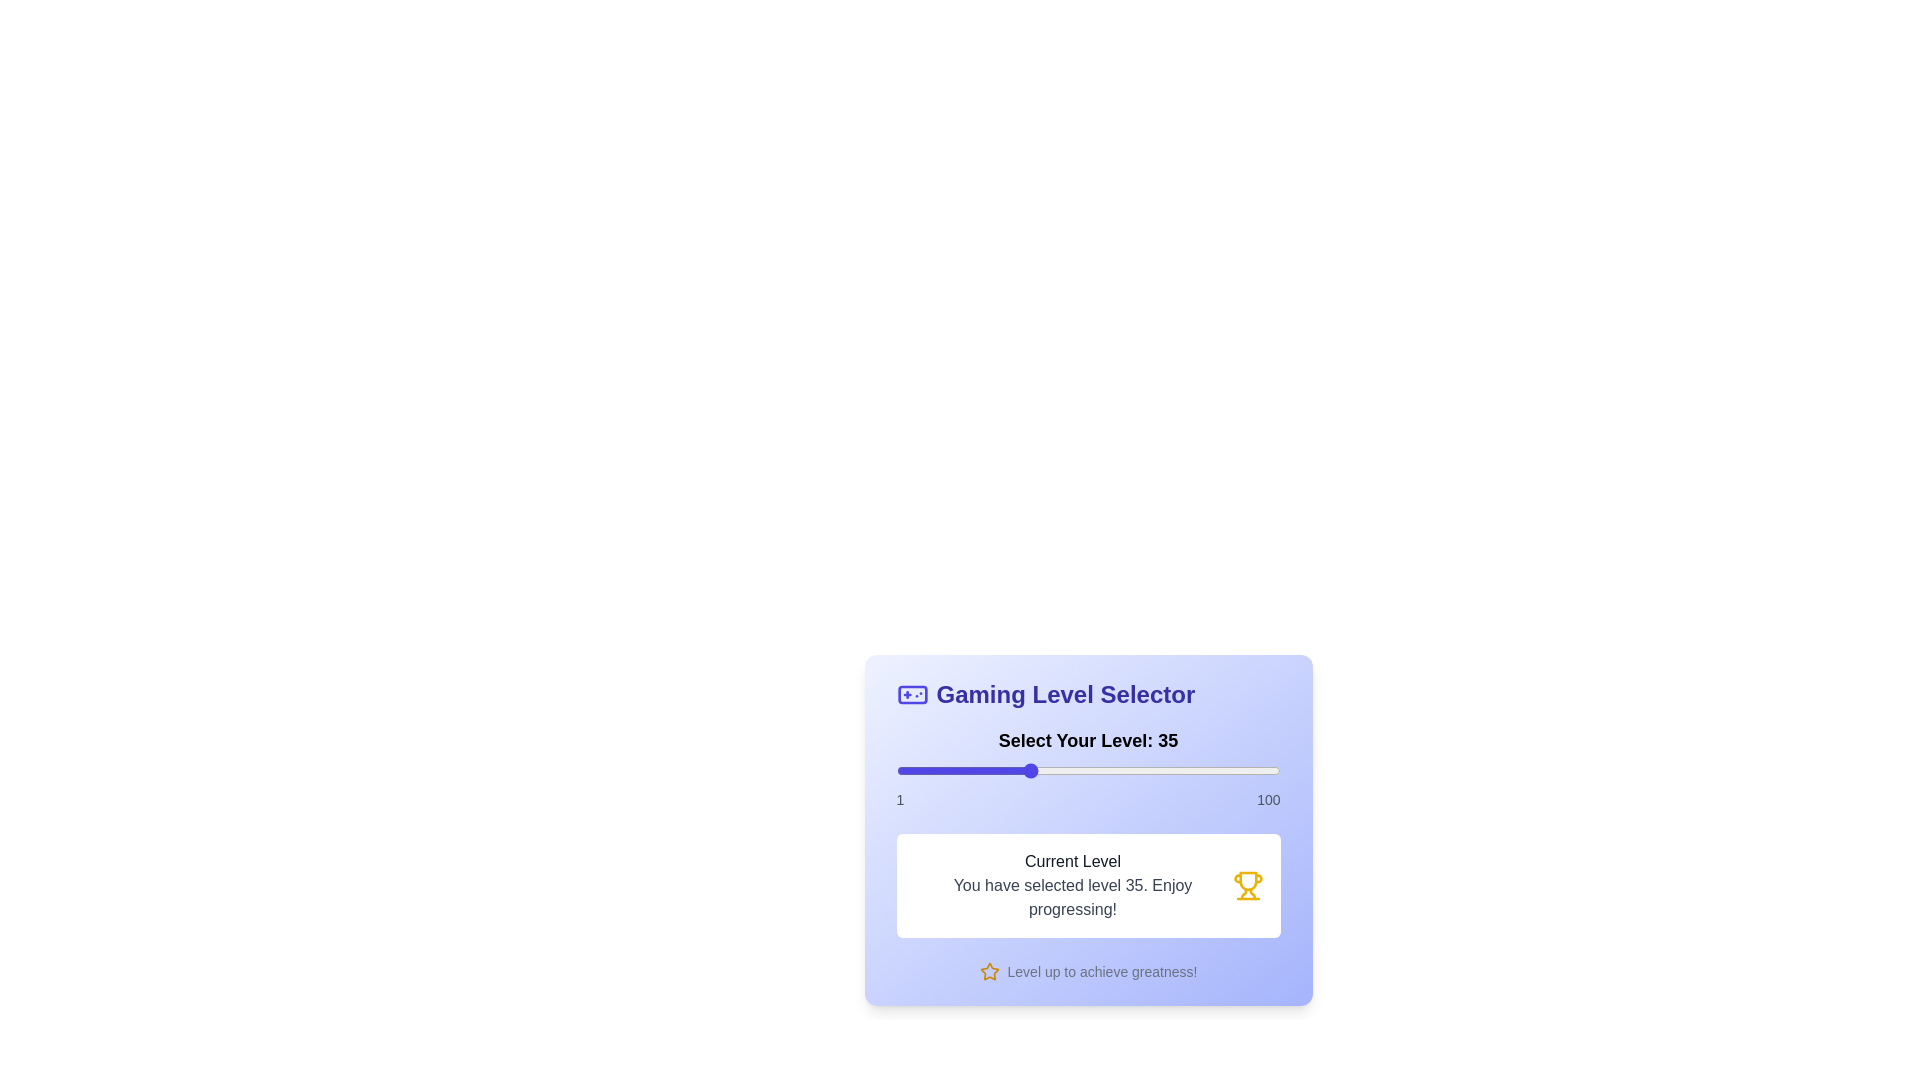  I want to click on the gaming level, so click(970, 770).